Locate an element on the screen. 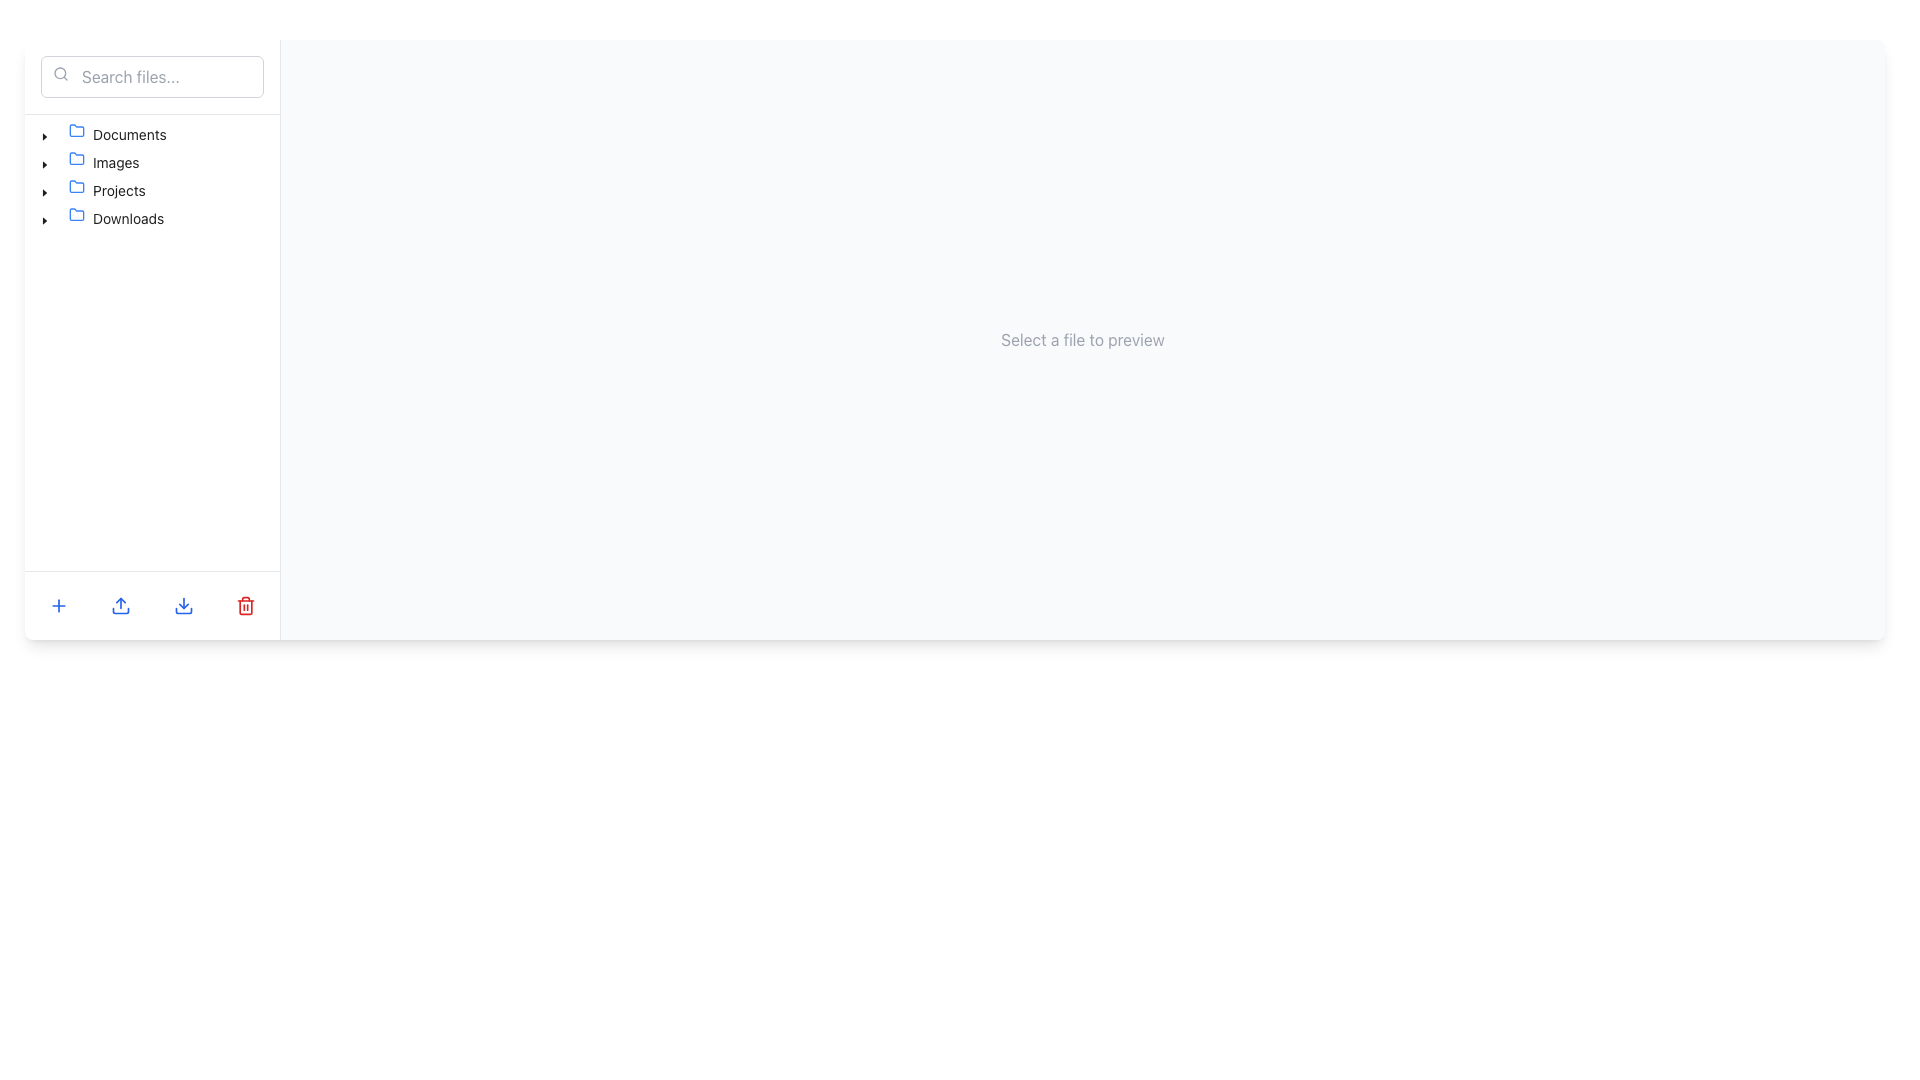 This screenshot has width=1920, height=1080. the blue folder icon located in the sidebar to the left of the 'Documents' label is located at coordinates (76, 130).